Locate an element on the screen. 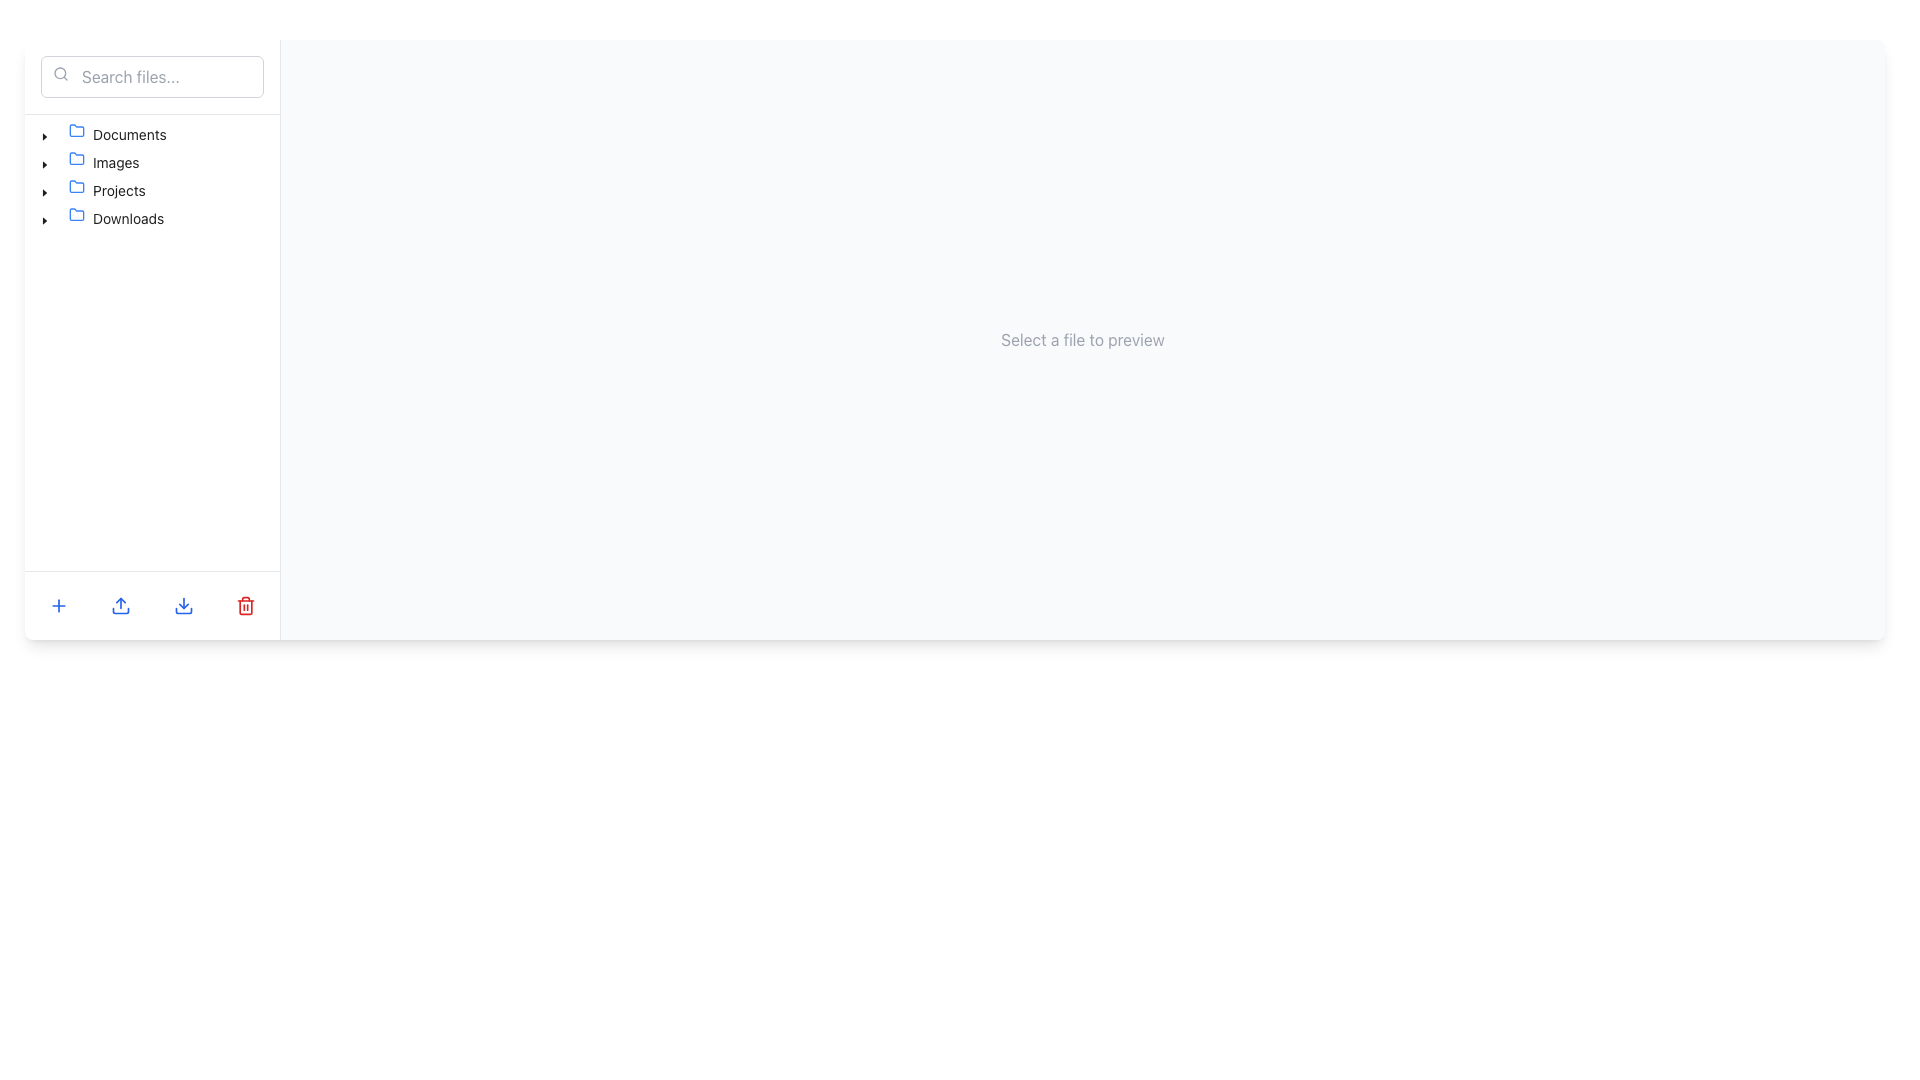 This screenshot has width=1920, height=1080. the blue folder icon located in the sidebar to the left of the 'Documents' label is located at coordinates (76, 130).